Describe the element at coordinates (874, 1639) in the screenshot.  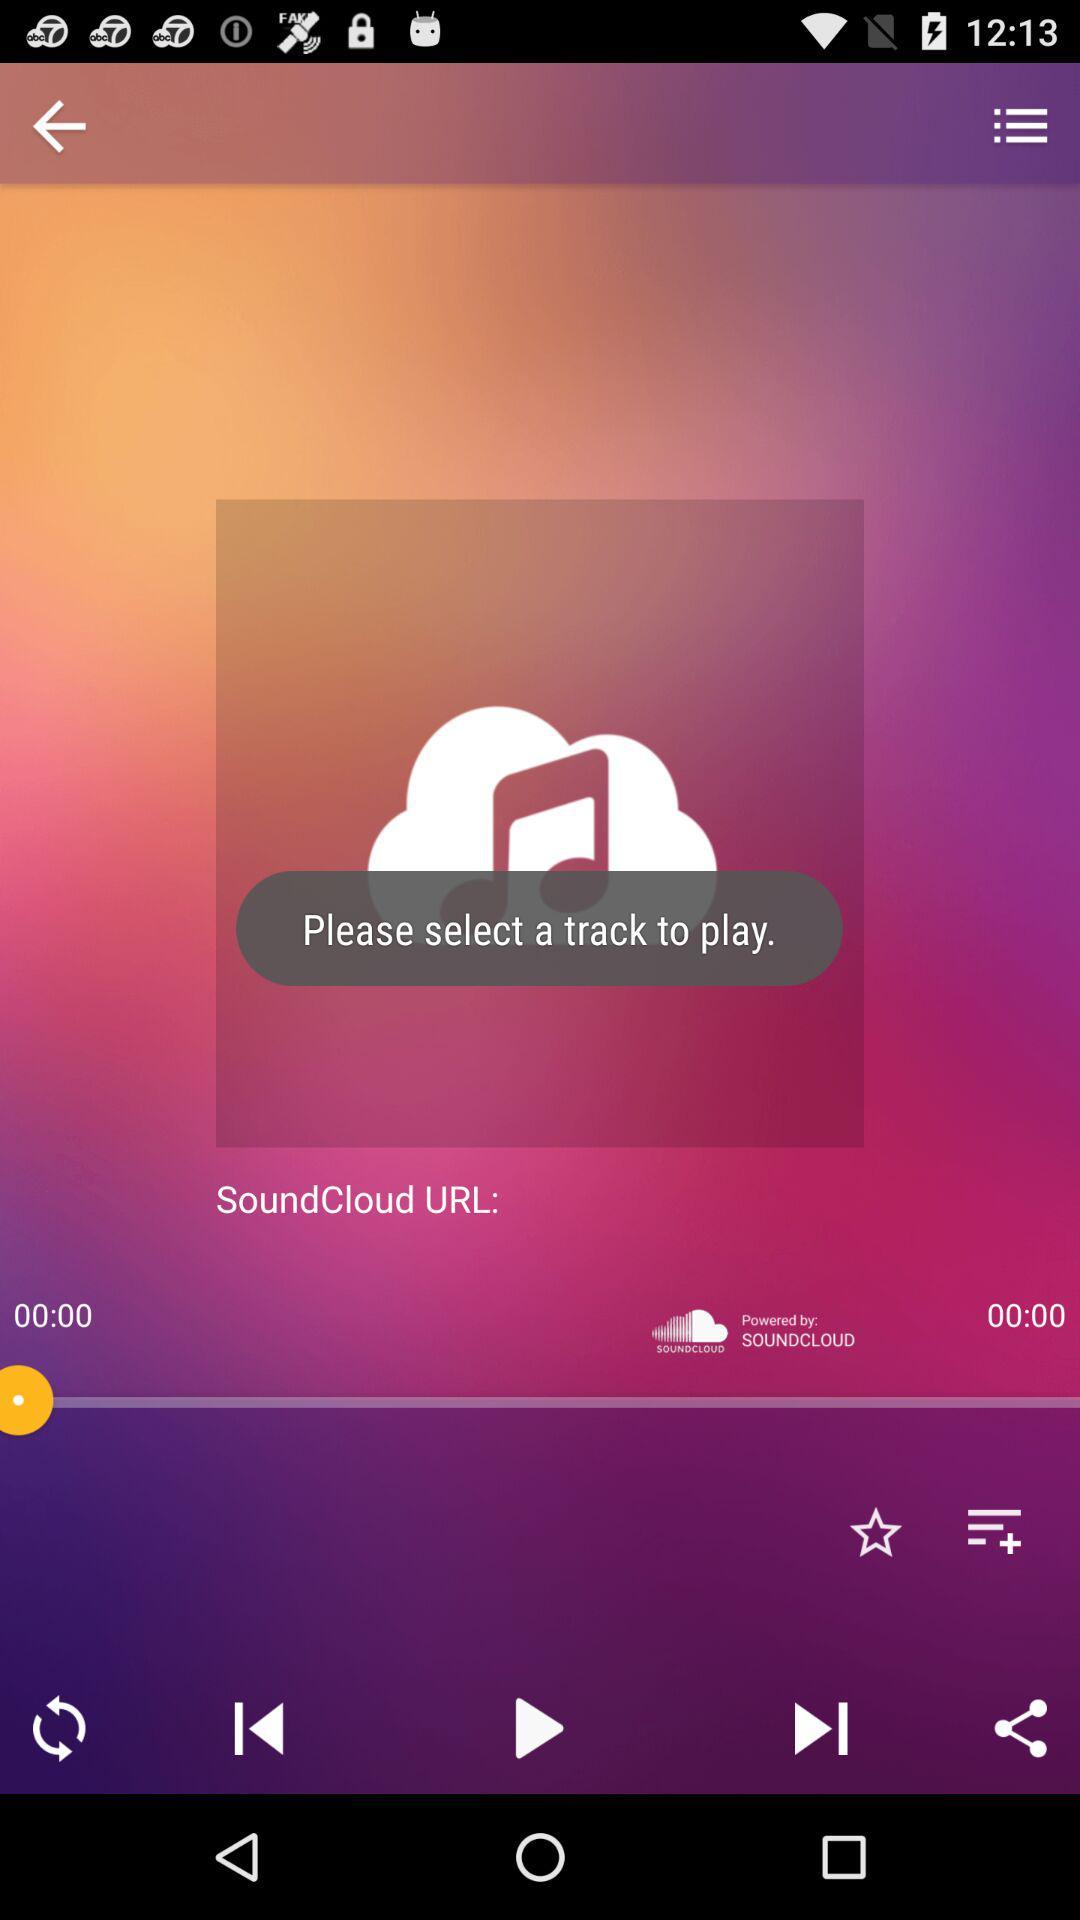
I see `the star icon` at that location.